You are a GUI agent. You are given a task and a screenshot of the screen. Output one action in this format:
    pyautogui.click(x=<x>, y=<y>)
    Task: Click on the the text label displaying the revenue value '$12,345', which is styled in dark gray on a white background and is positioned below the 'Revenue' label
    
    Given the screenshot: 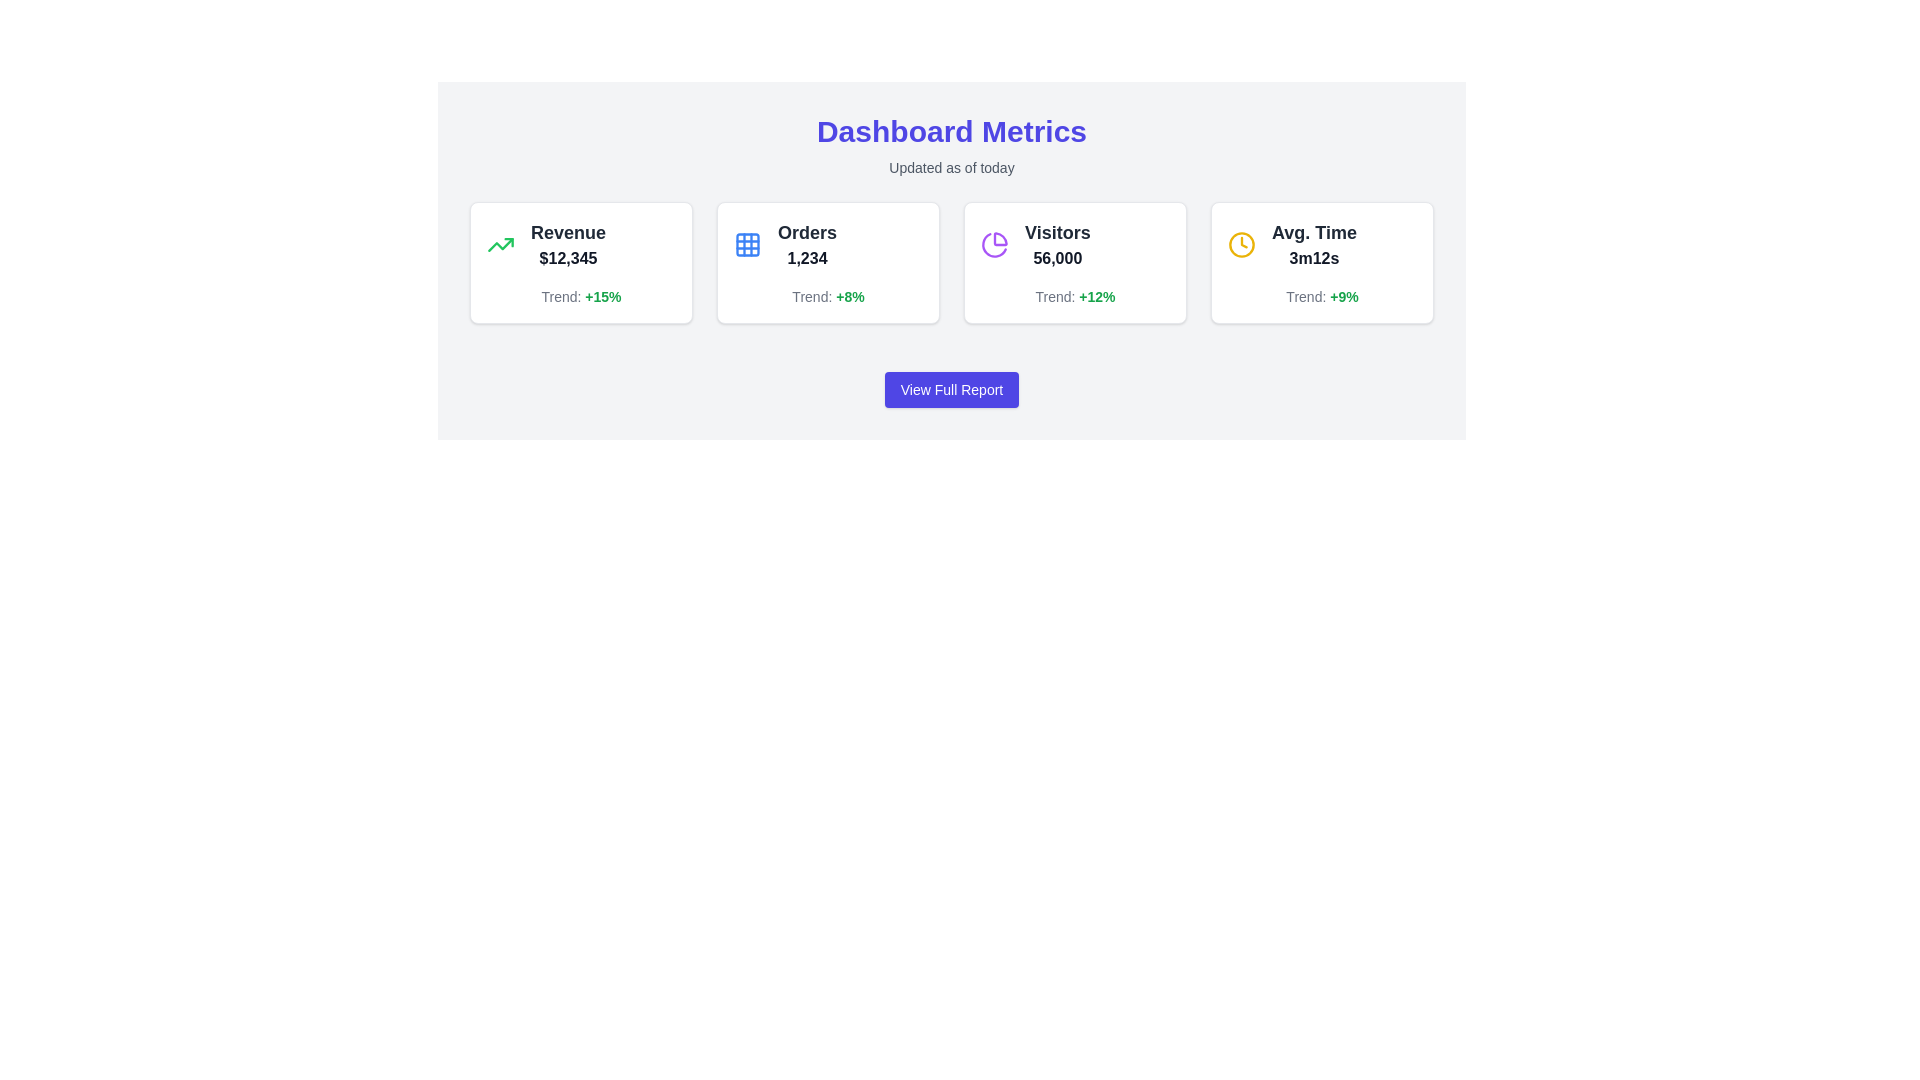 What is the action you would take?
    pyautogui.click(x=567, y=257)
    